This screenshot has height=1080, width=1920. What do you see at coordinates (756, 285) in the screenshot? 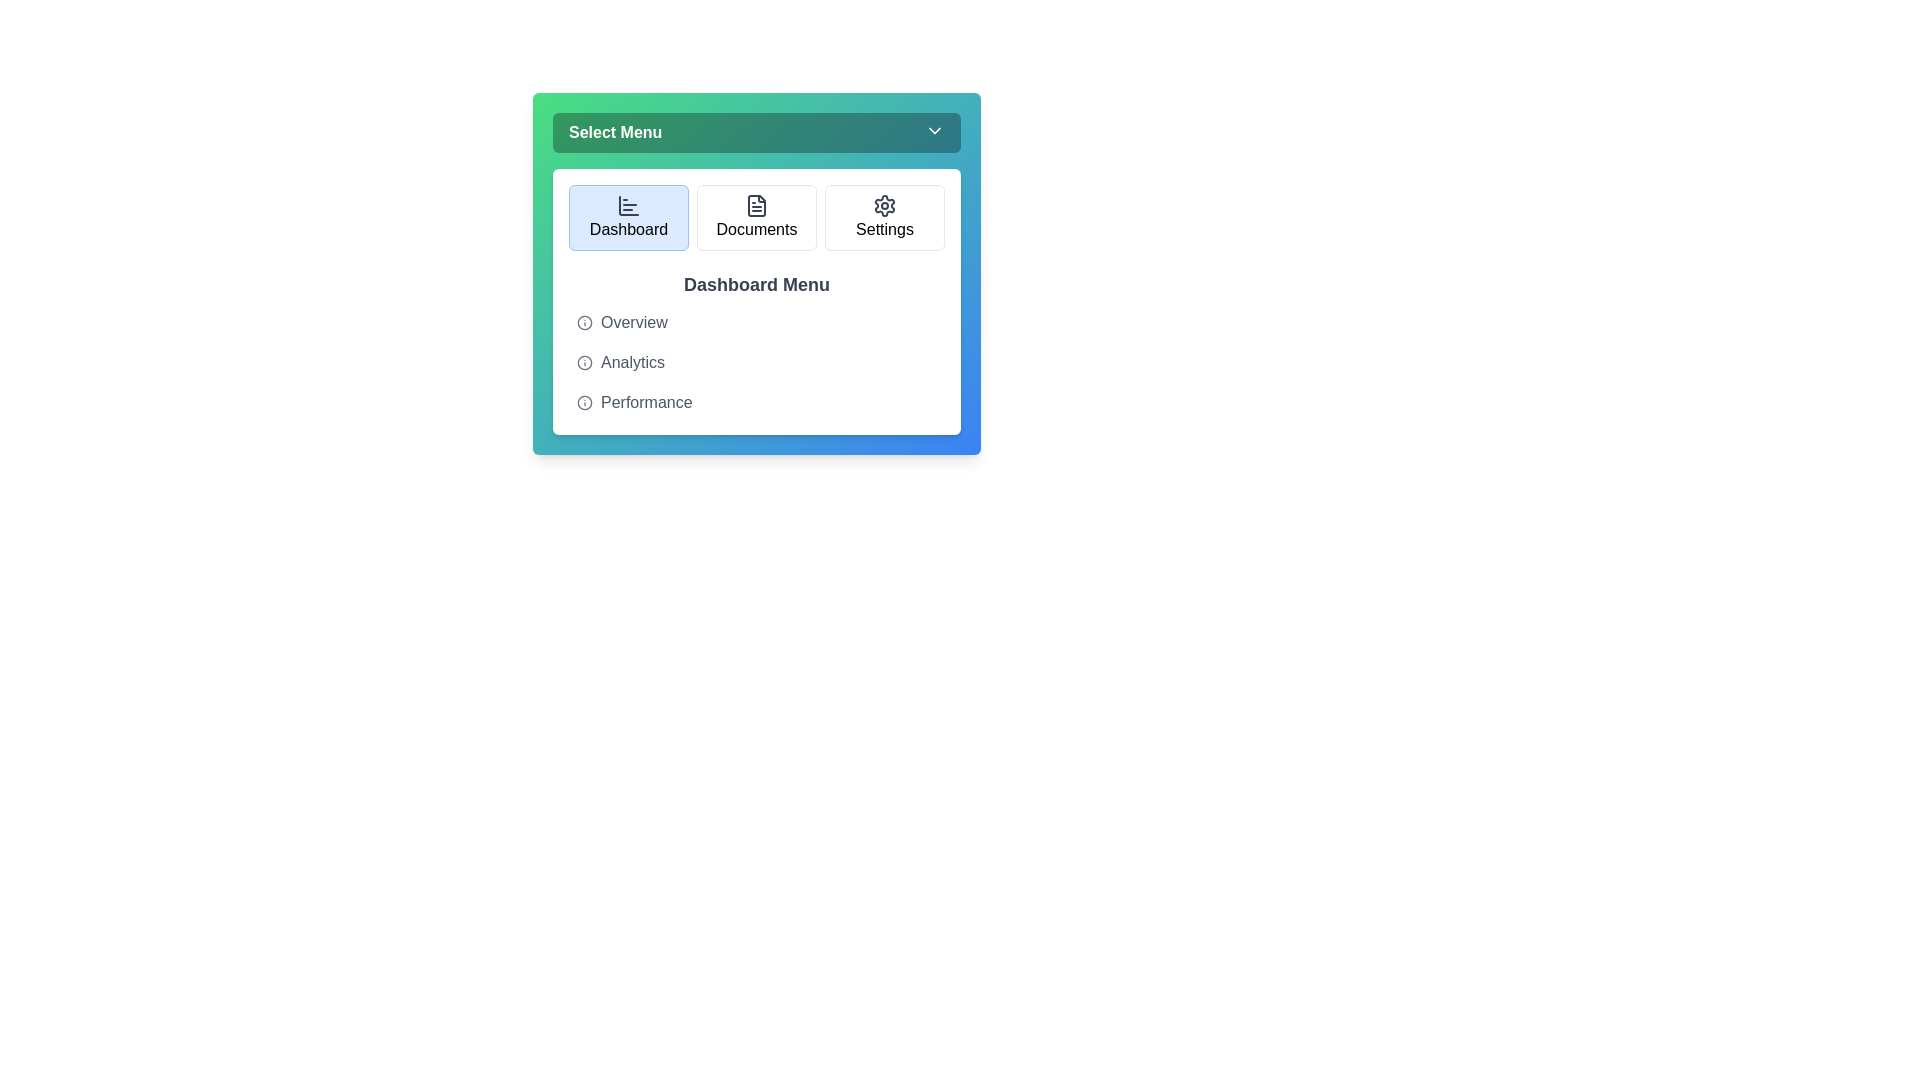
I see `the label that identifies the section of the menu, situated below the buttons 'Dashboard', 'Documents', and 'Settings', and above the list items 'Overview', 'Analytics', and 'Performance'` at bounding box center [756, 285].